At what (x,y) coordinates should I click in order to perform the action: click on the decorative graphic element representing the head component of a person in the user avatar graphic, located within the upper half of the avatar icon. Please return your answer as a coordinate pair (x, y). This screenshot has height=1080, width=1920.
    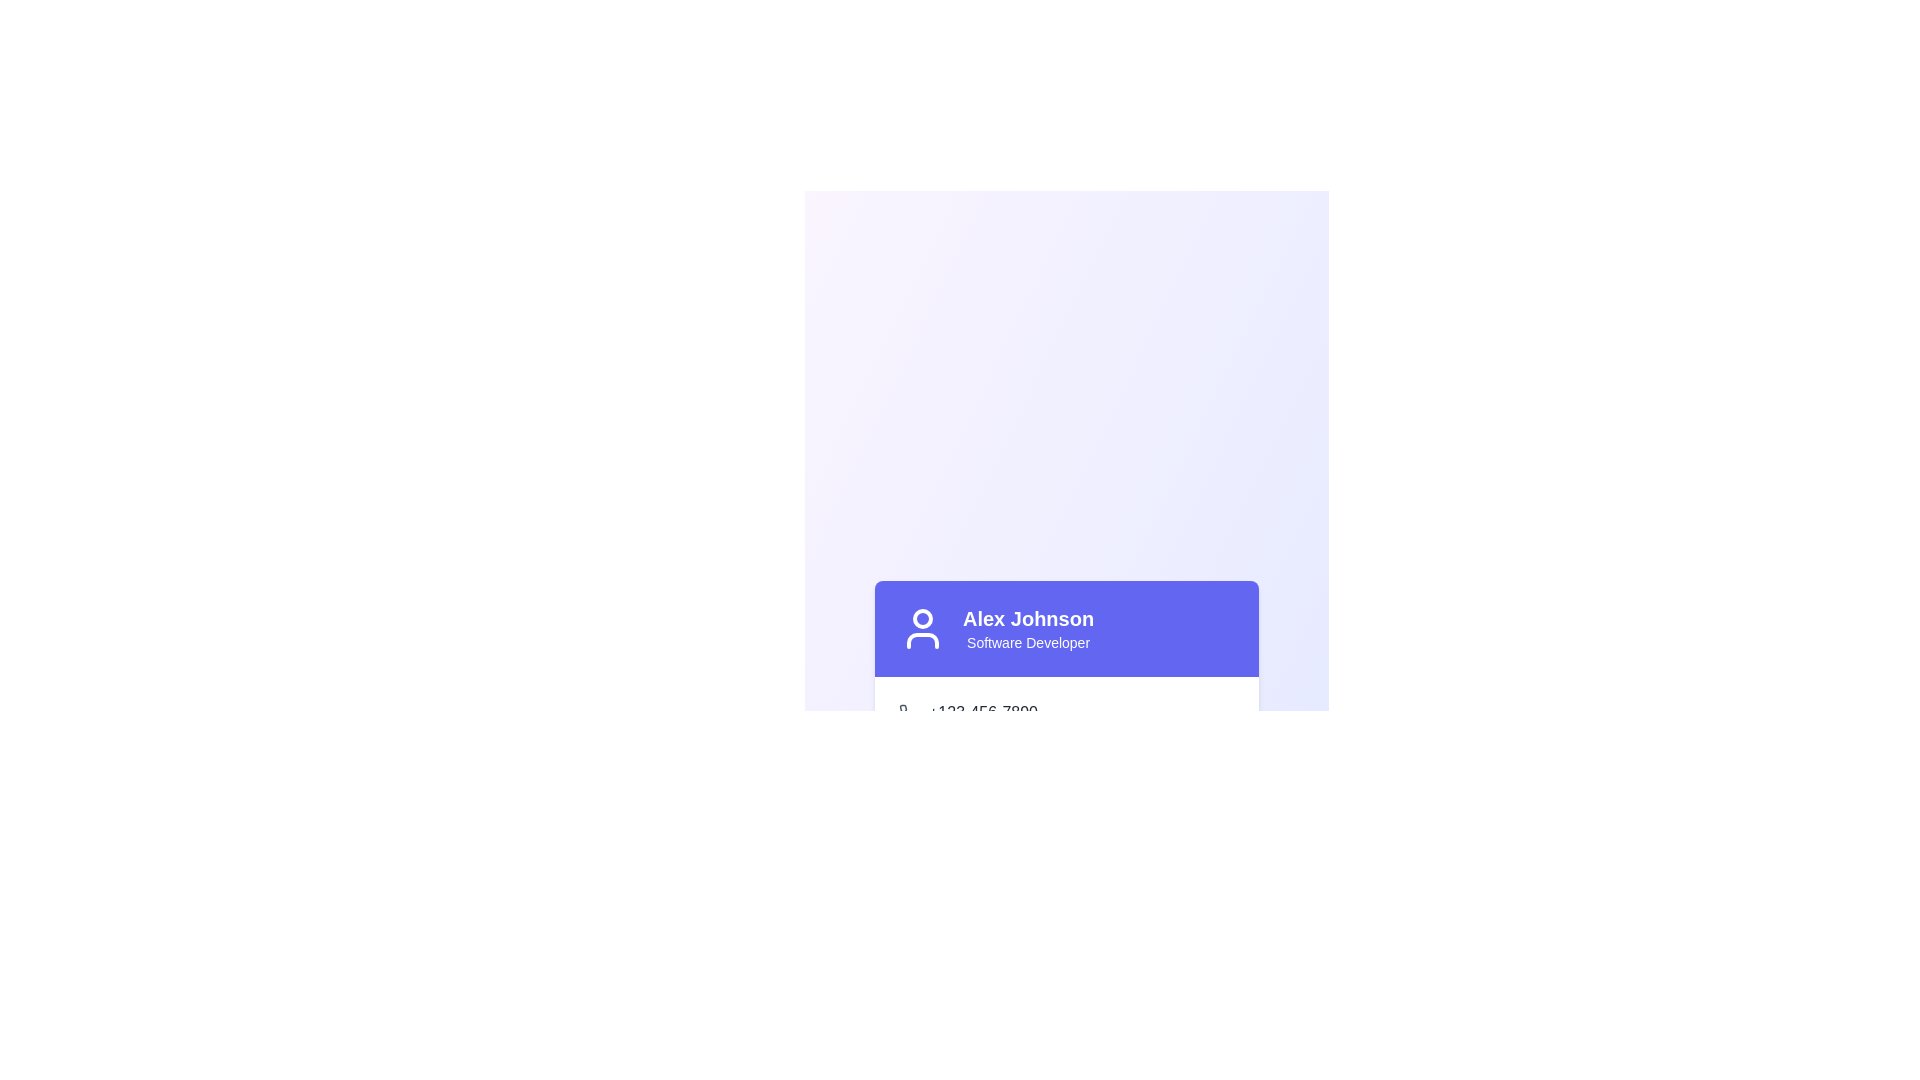
    Looking at the image, I should click on (921, 617).